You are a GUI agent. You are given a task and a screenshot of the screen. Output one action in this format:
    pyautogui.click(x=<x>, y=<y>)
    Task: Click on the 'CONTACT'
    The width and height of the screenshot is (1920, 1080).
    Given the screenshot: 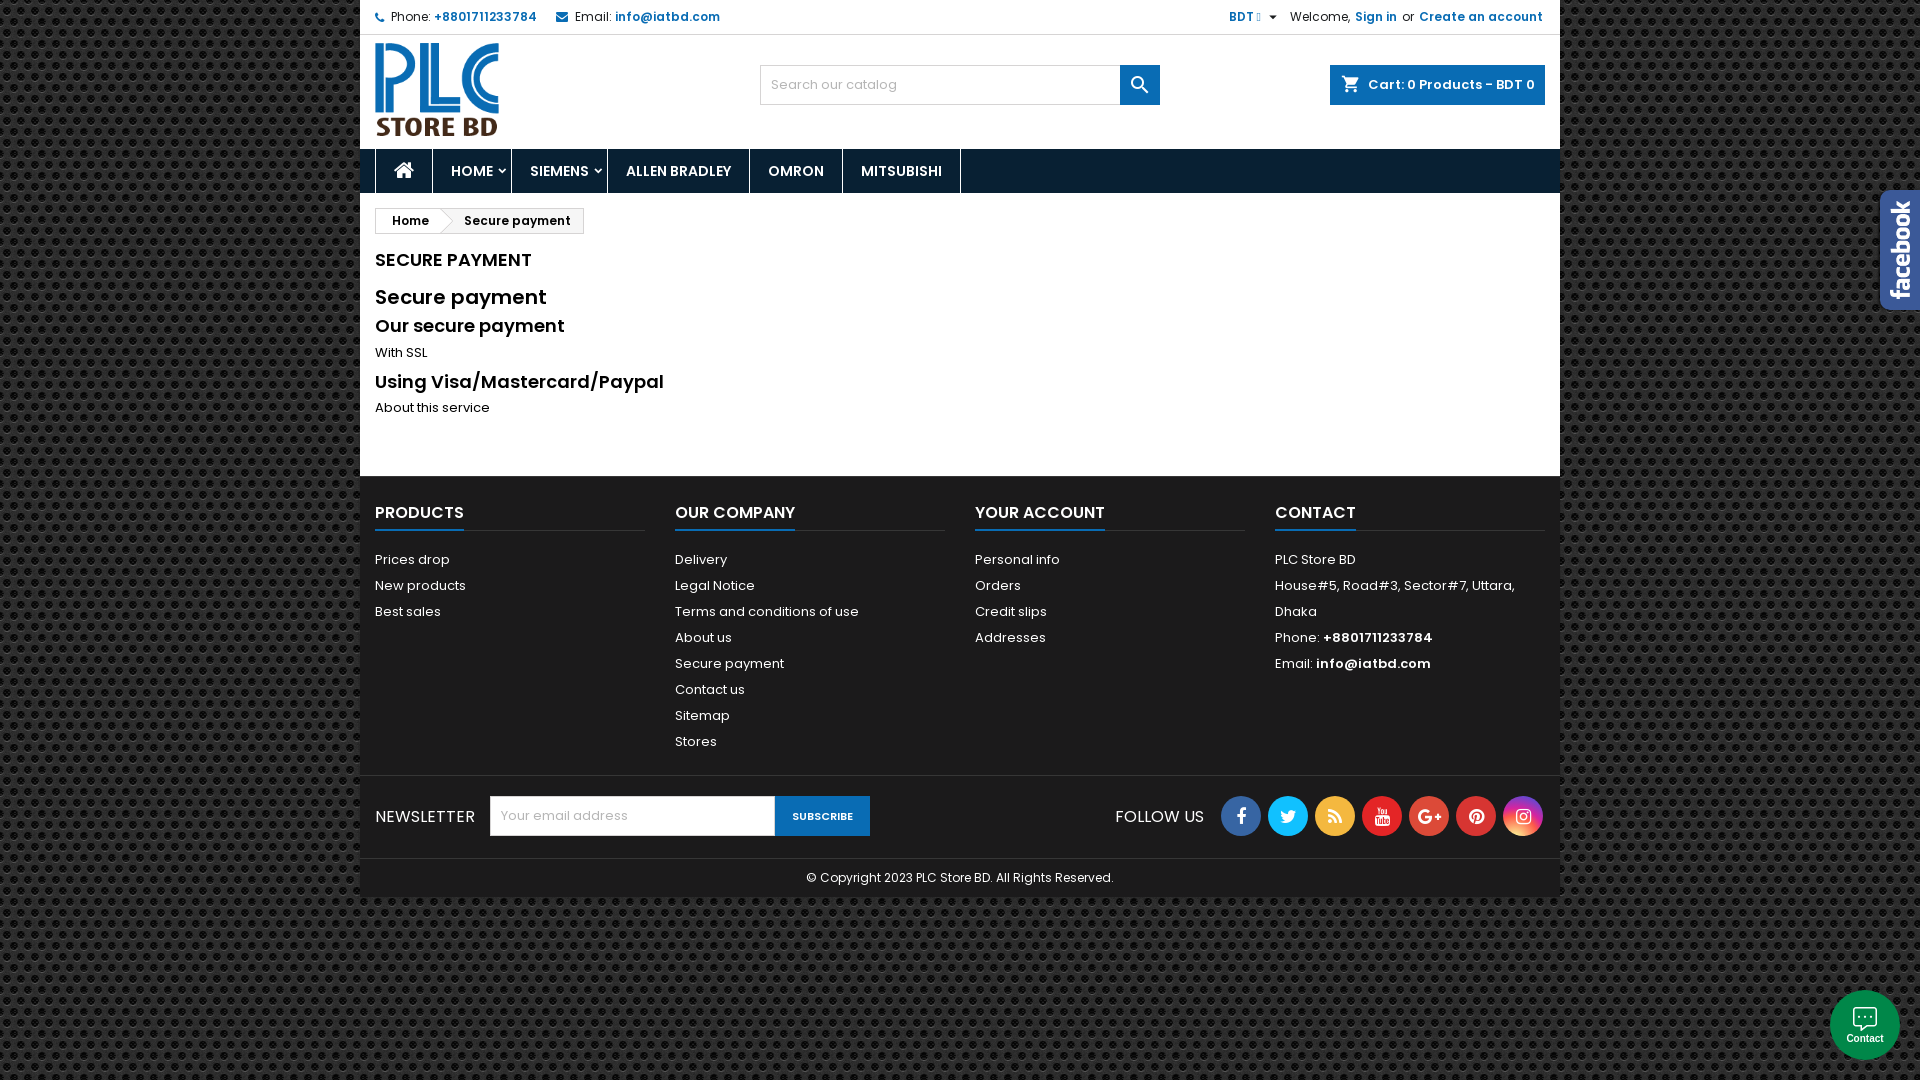 What is the action you would take?
    pyautogui.click(x=1315, y=512)
    